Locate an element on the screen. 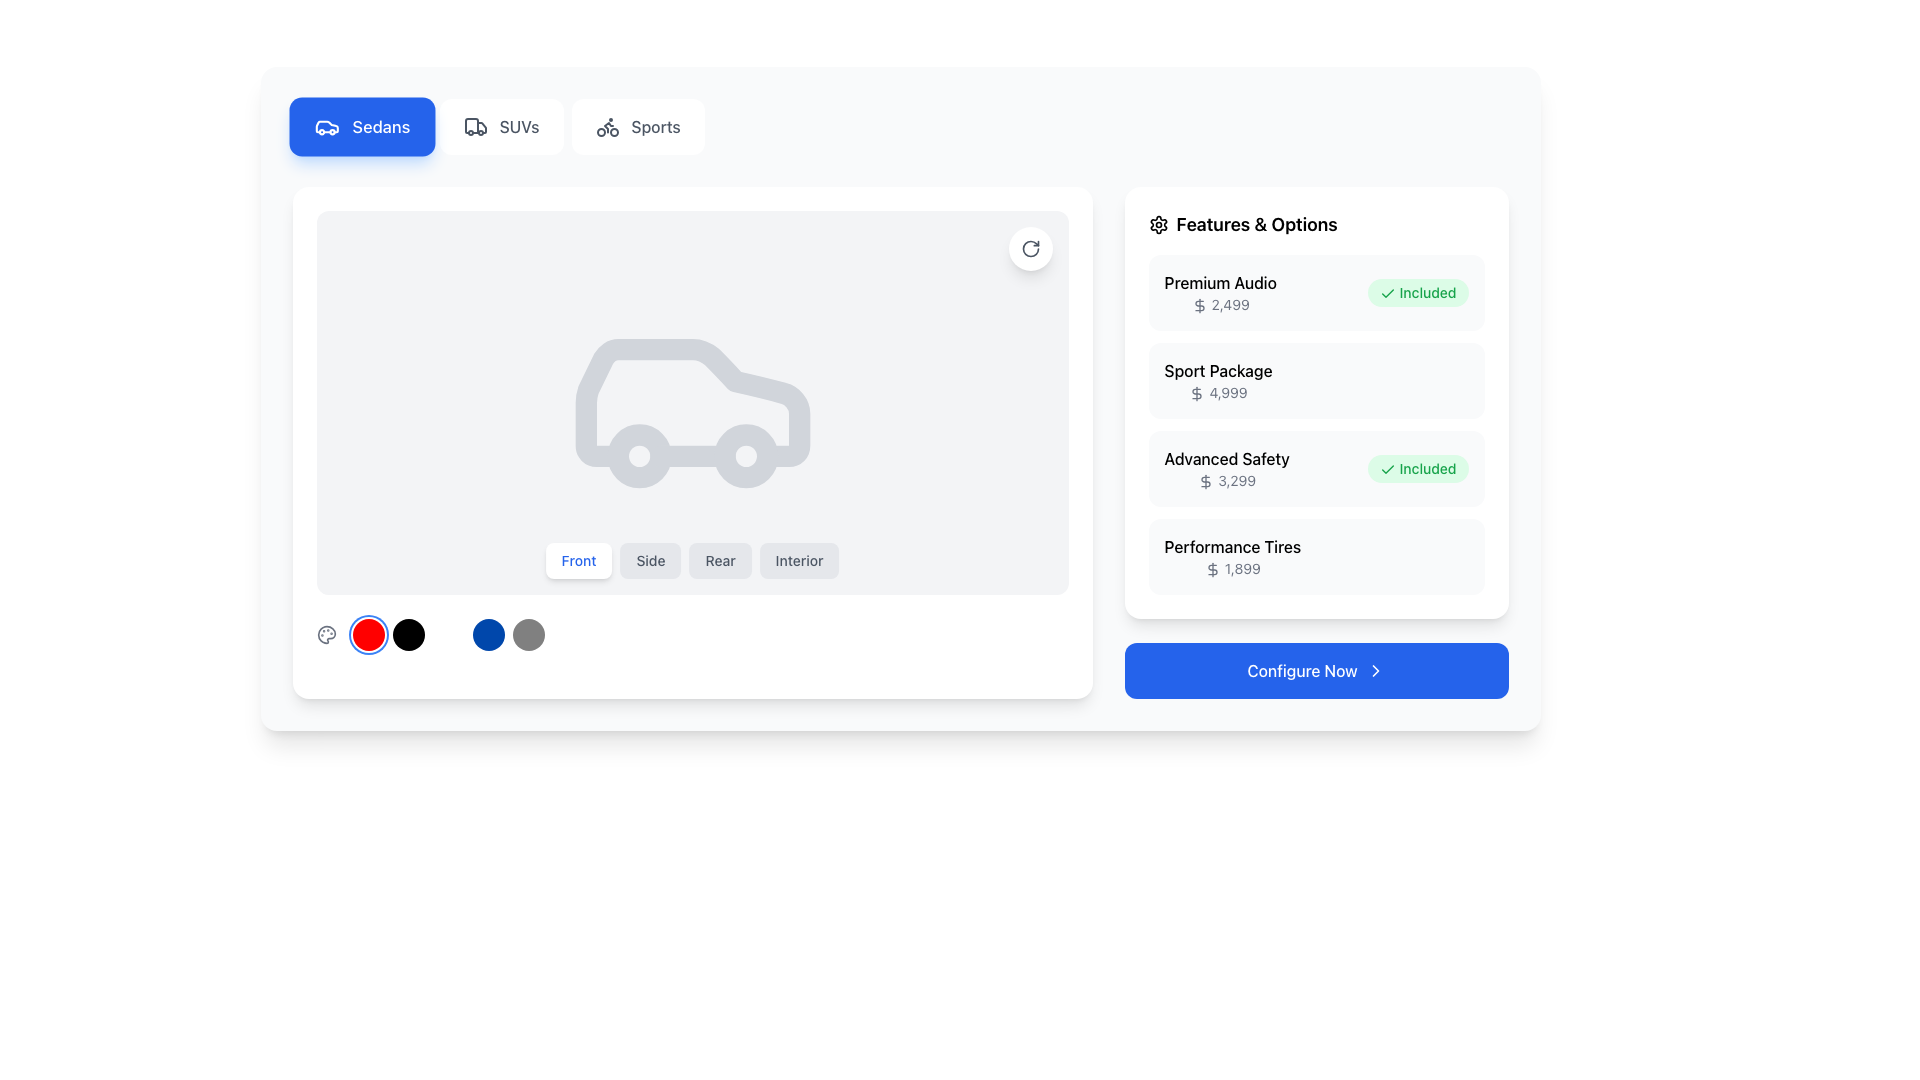  the truck icon located in the 'SUVs' tab of the horizontal navigation bar is located at coordinates (474, 127).